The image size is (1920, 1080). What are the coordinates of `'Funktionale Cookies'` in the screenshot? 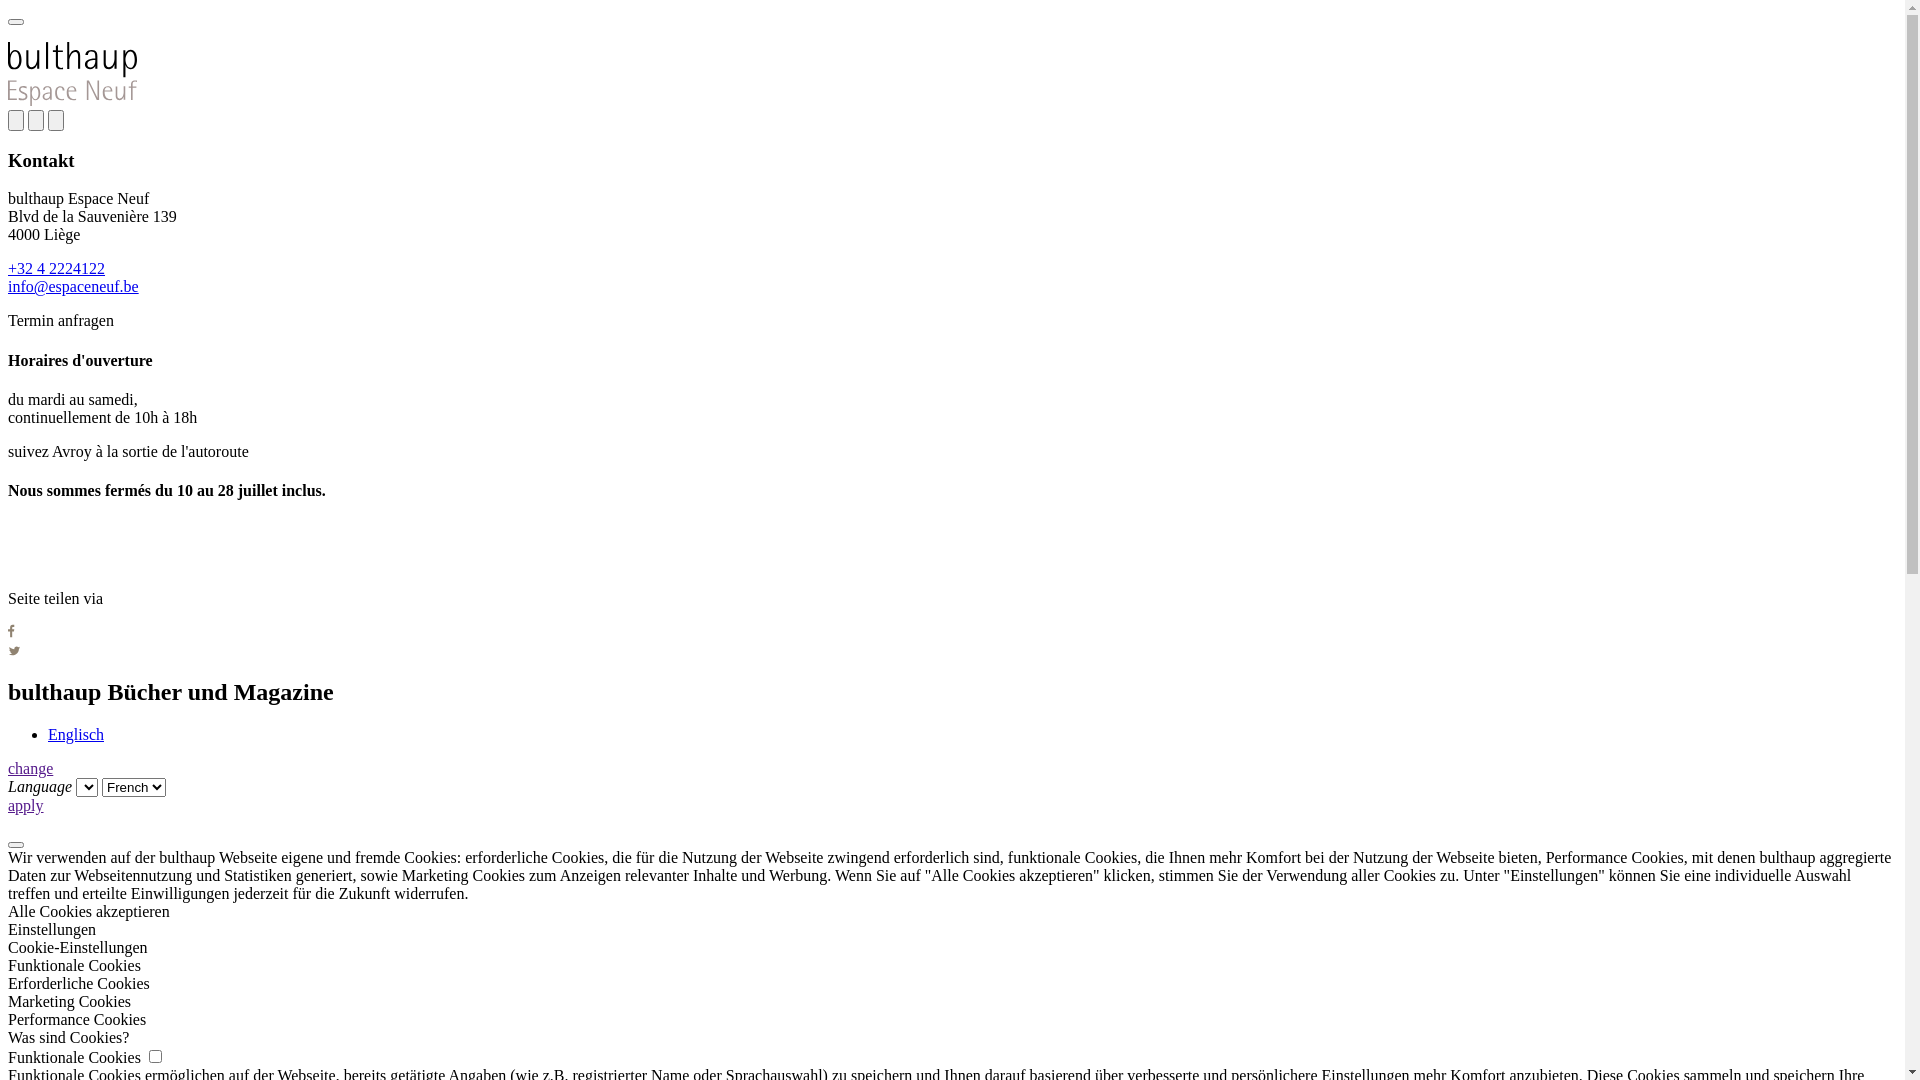 It's located at (951, 964).